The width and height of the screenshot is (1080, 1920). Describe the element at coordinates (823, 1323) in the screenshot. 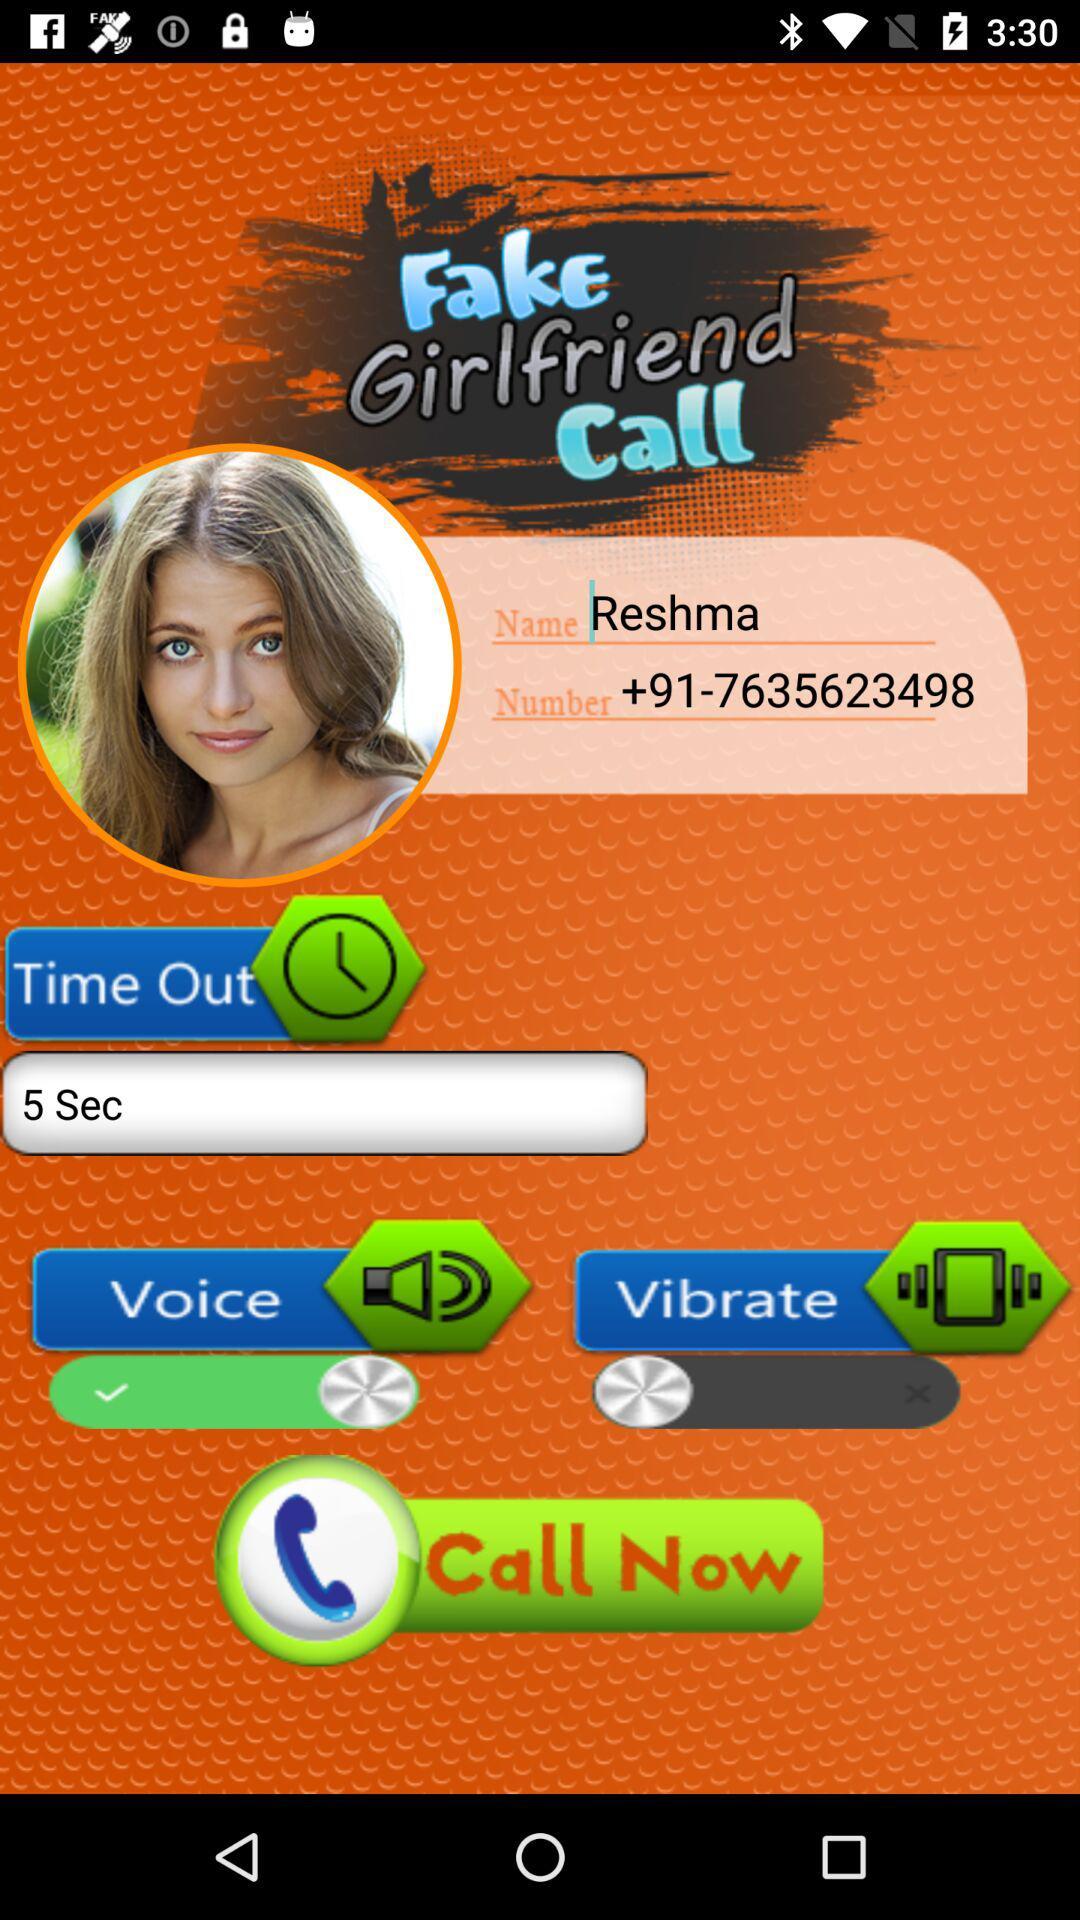

I see `vibrate option the article` at that location.